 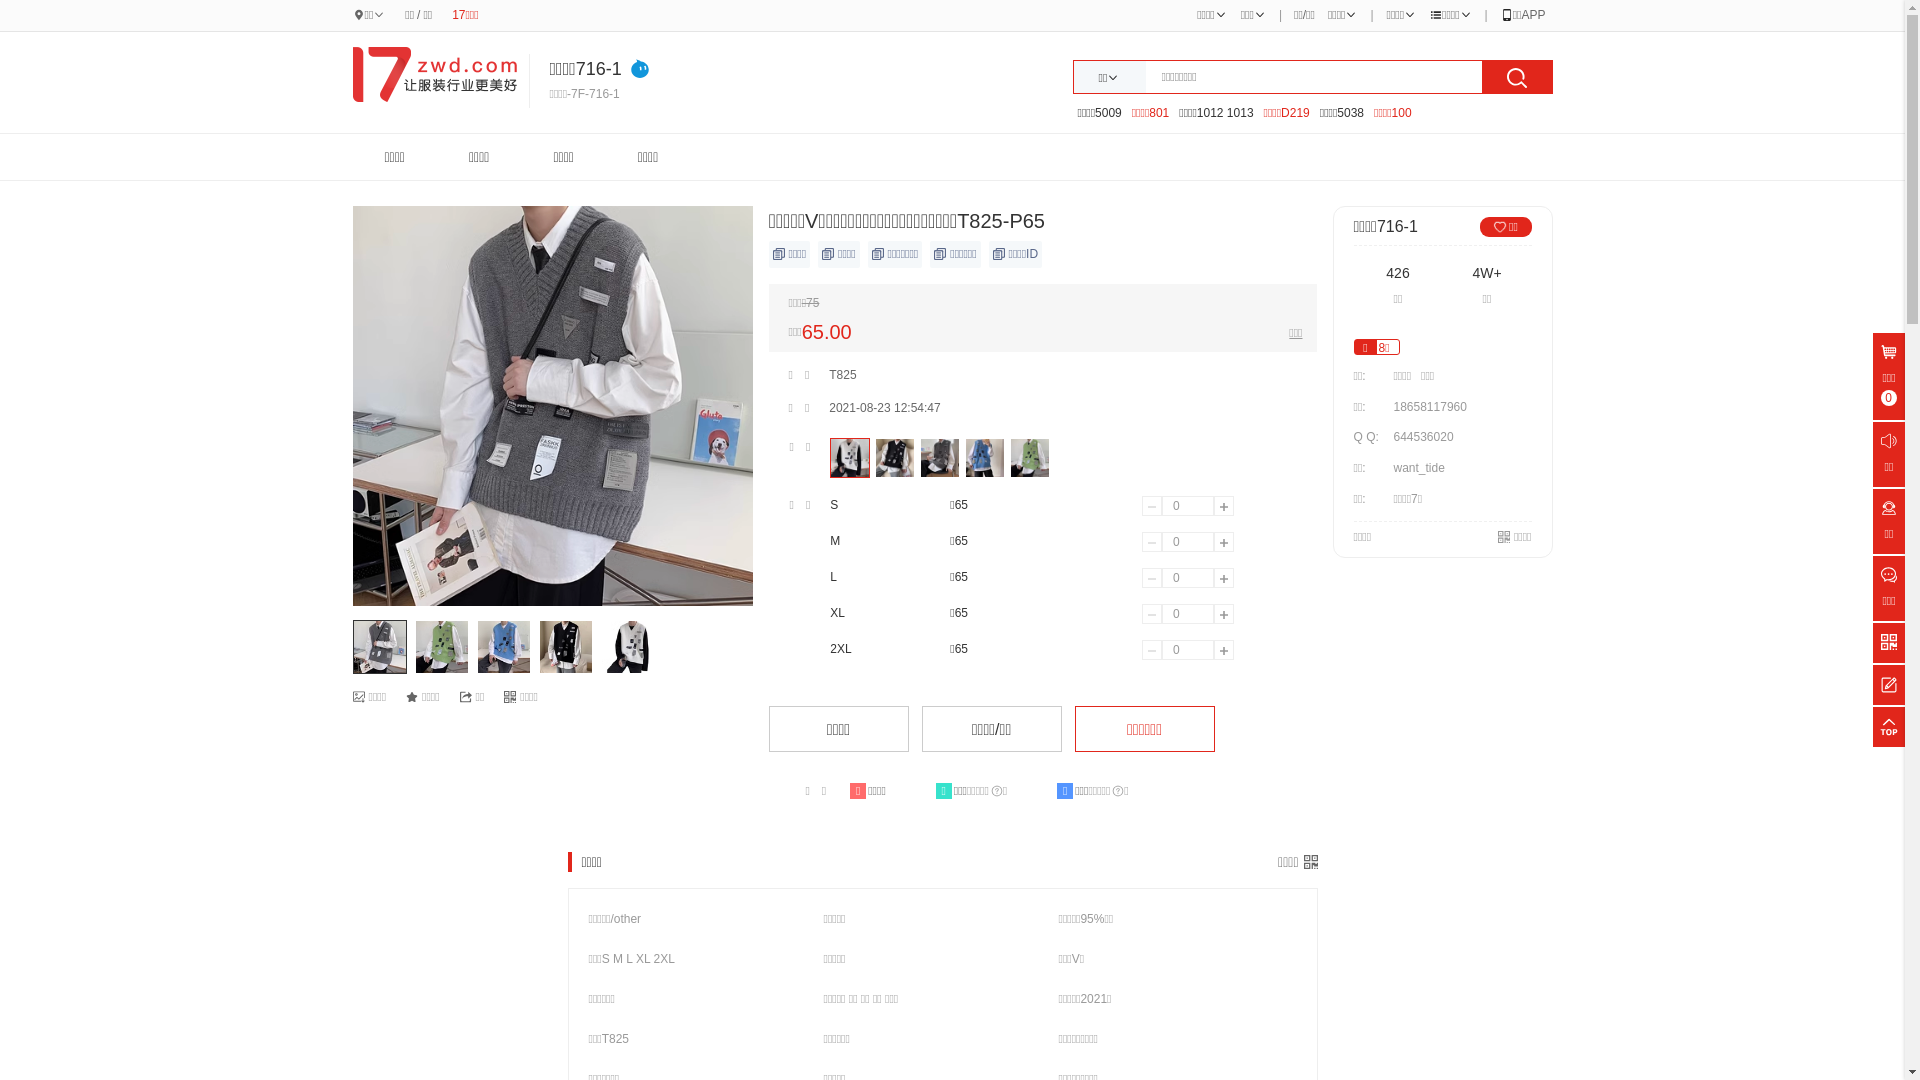 What do you see at coordinates (1386, 467) in the screenshot?
I see `'want_tide'` at bounding box center [1386, 467].